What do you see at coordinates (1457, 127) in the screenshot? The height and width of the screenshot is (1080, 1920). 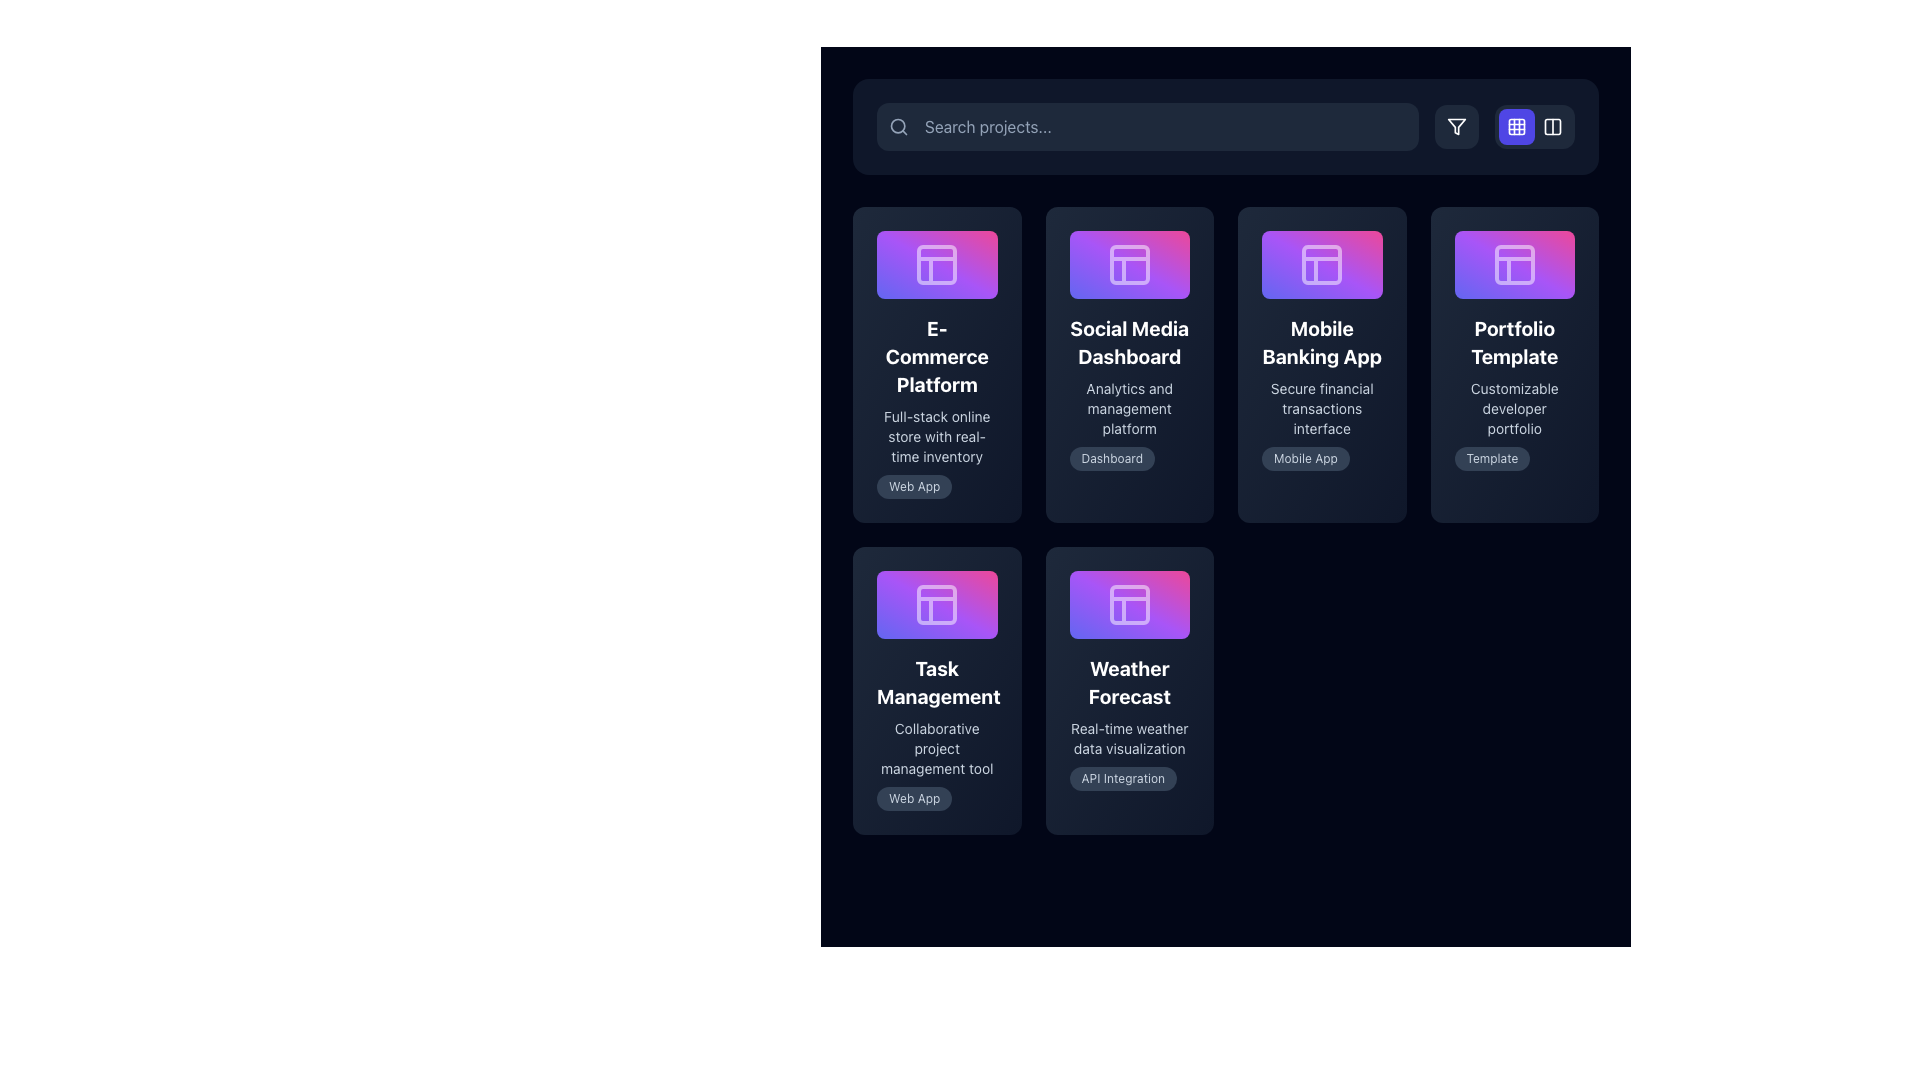 I see `the funnel-shaped icon located` at bounding box center [1457, 127].